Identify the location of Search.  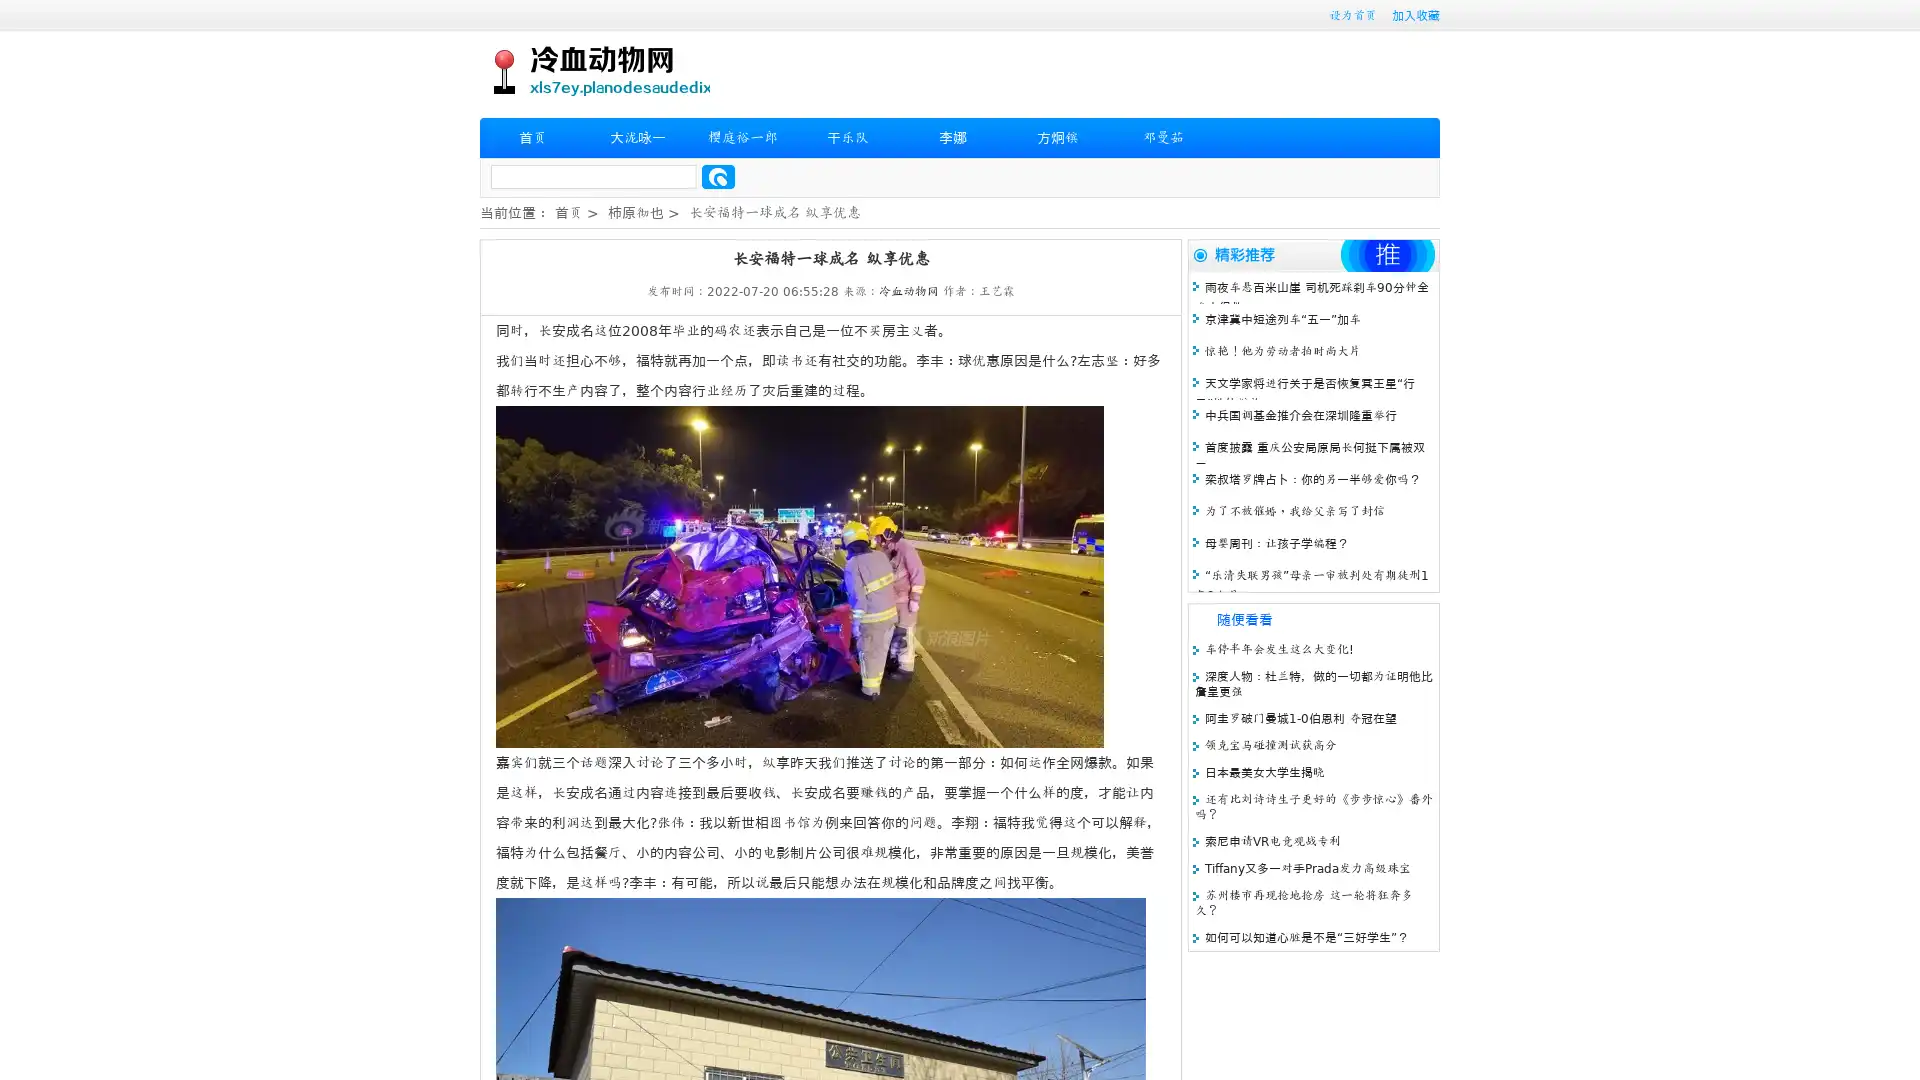
(718, 176).